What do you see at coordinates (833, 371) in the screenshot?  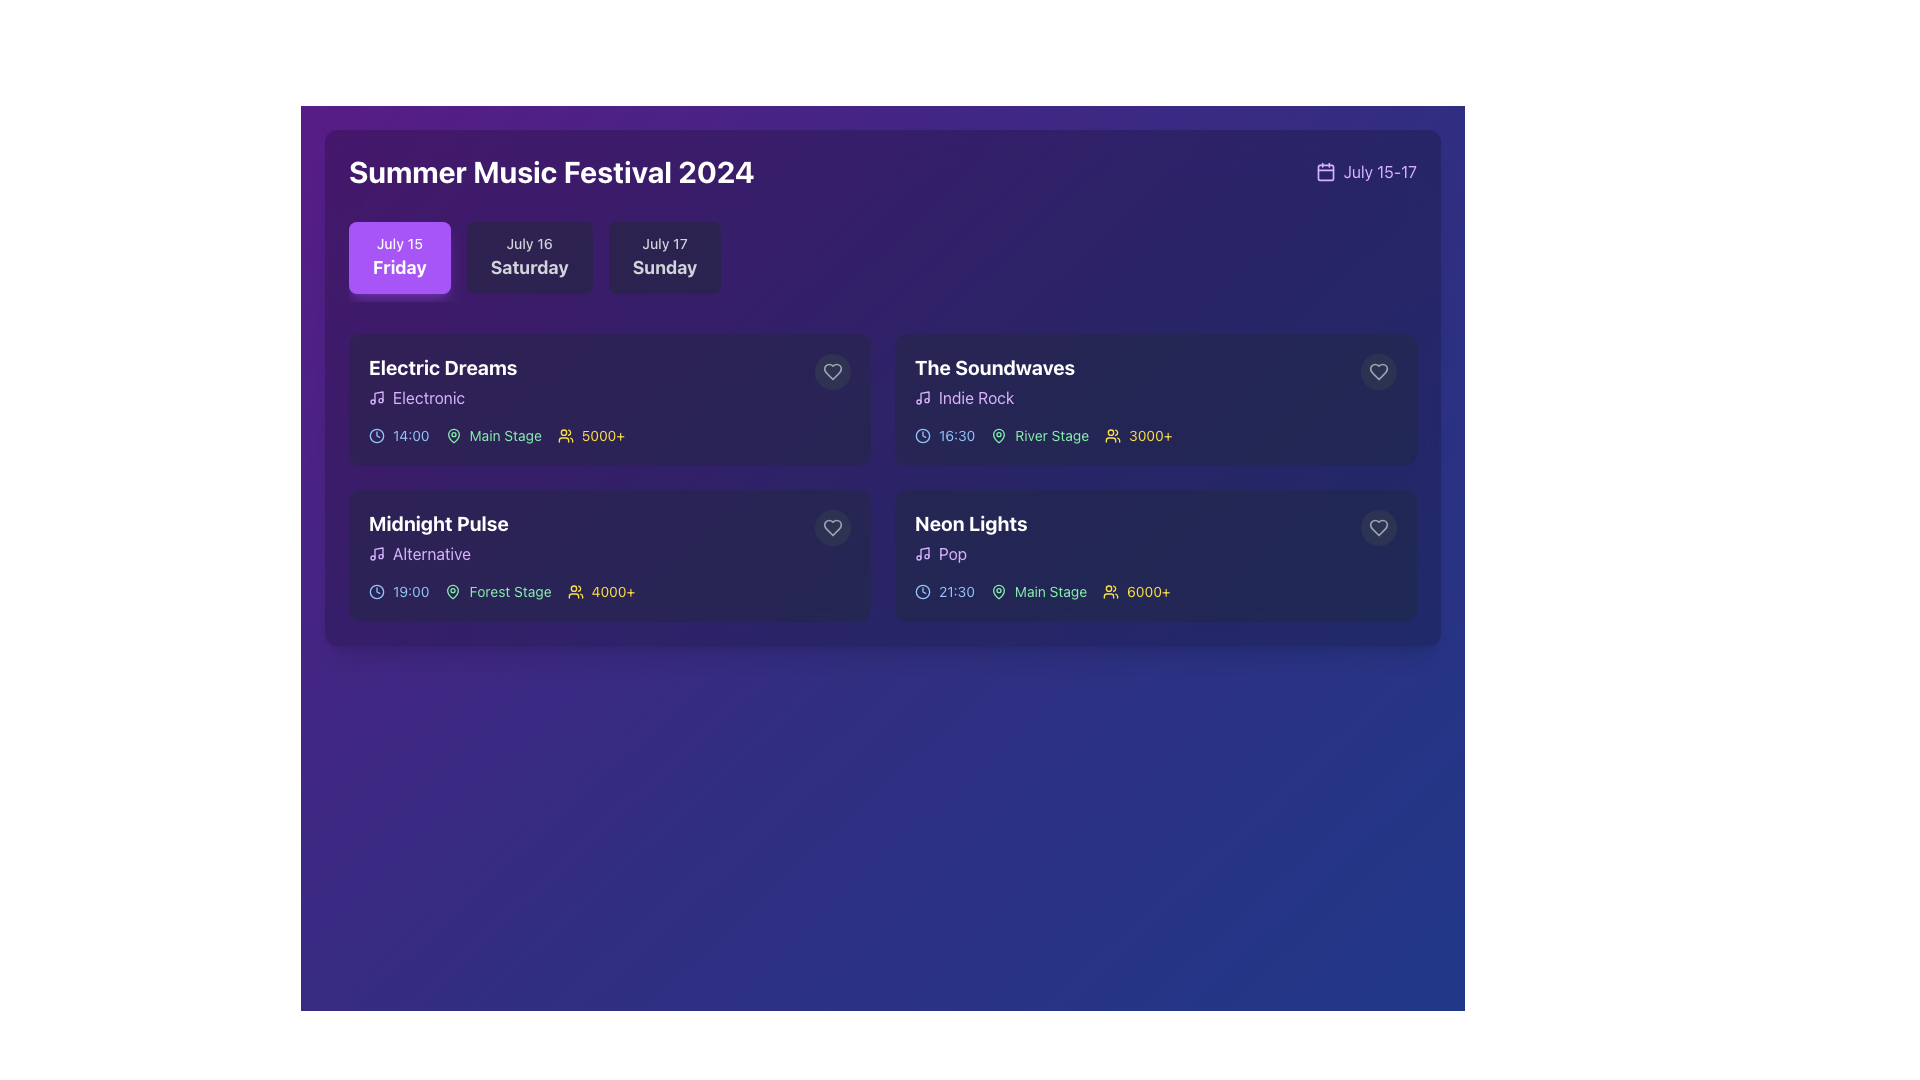 I see `the circular button with a heart-shaped icon at the top-right corner of the 'Electric Dreams' event details box to perform the associated action` at bounding box center [833, 371].